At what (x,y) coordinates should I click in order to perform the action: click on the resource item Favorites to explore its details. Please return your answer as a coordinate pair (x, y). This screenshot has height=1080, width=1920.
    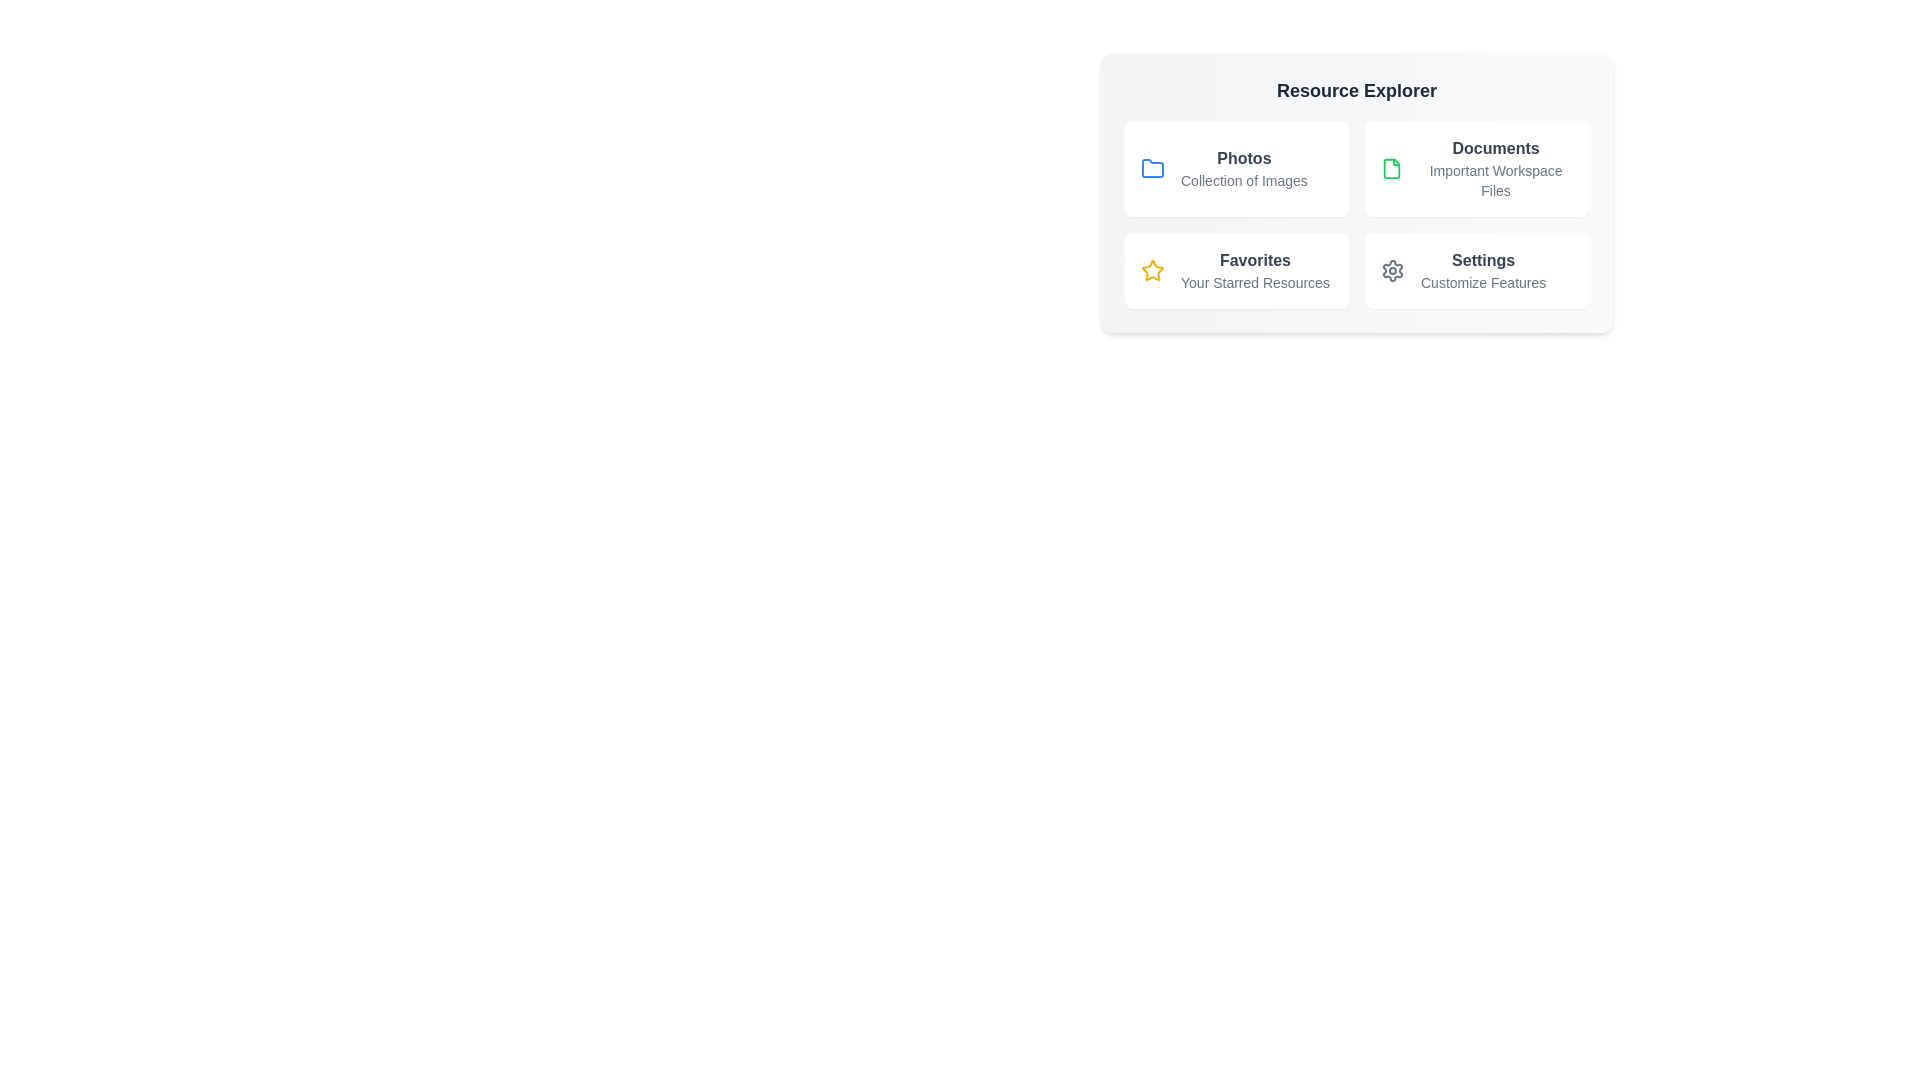
    Looking at the image, I should click on (1236, 270).